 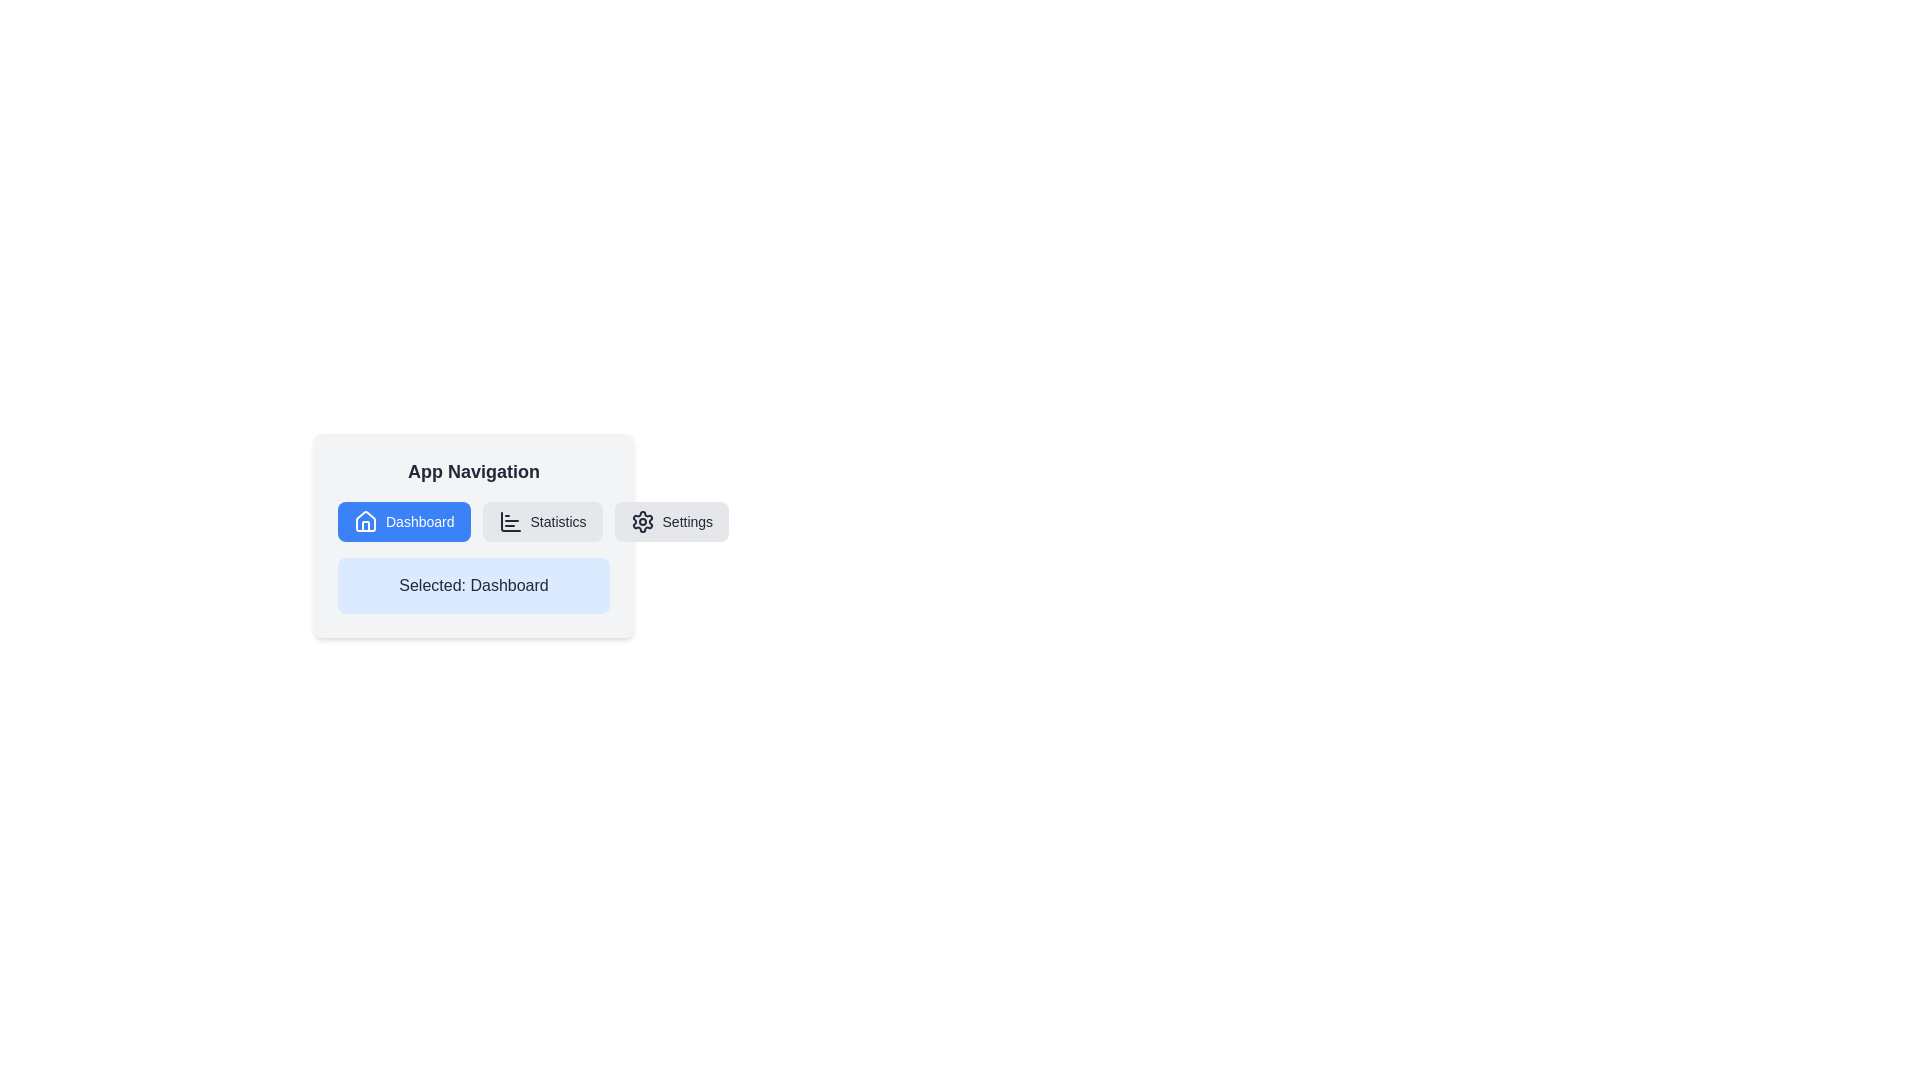 I want to click on the gear icon located in the top right section of the navigation bar, so click(x=642, y=520).